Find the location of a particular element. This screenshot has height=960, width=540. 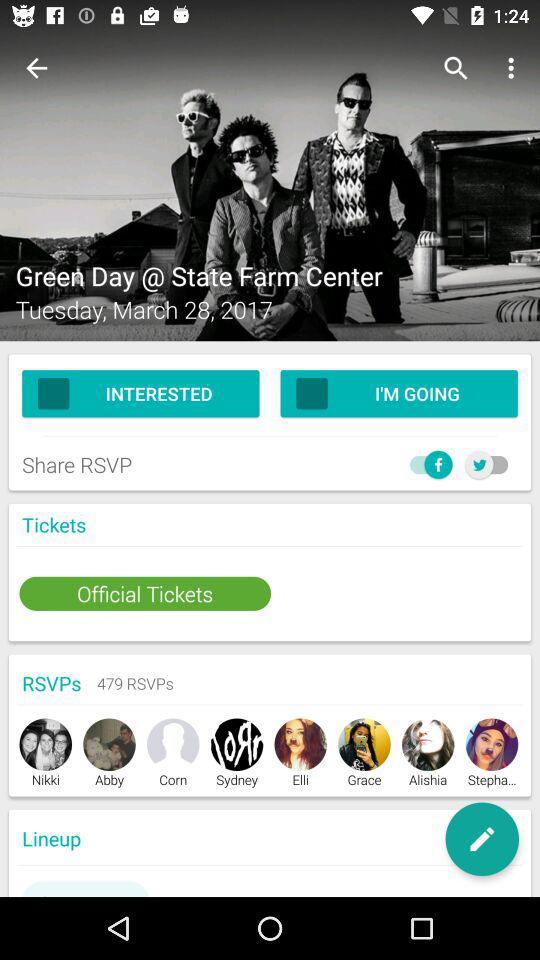

the edit icon is located at coordinates (481, 839).